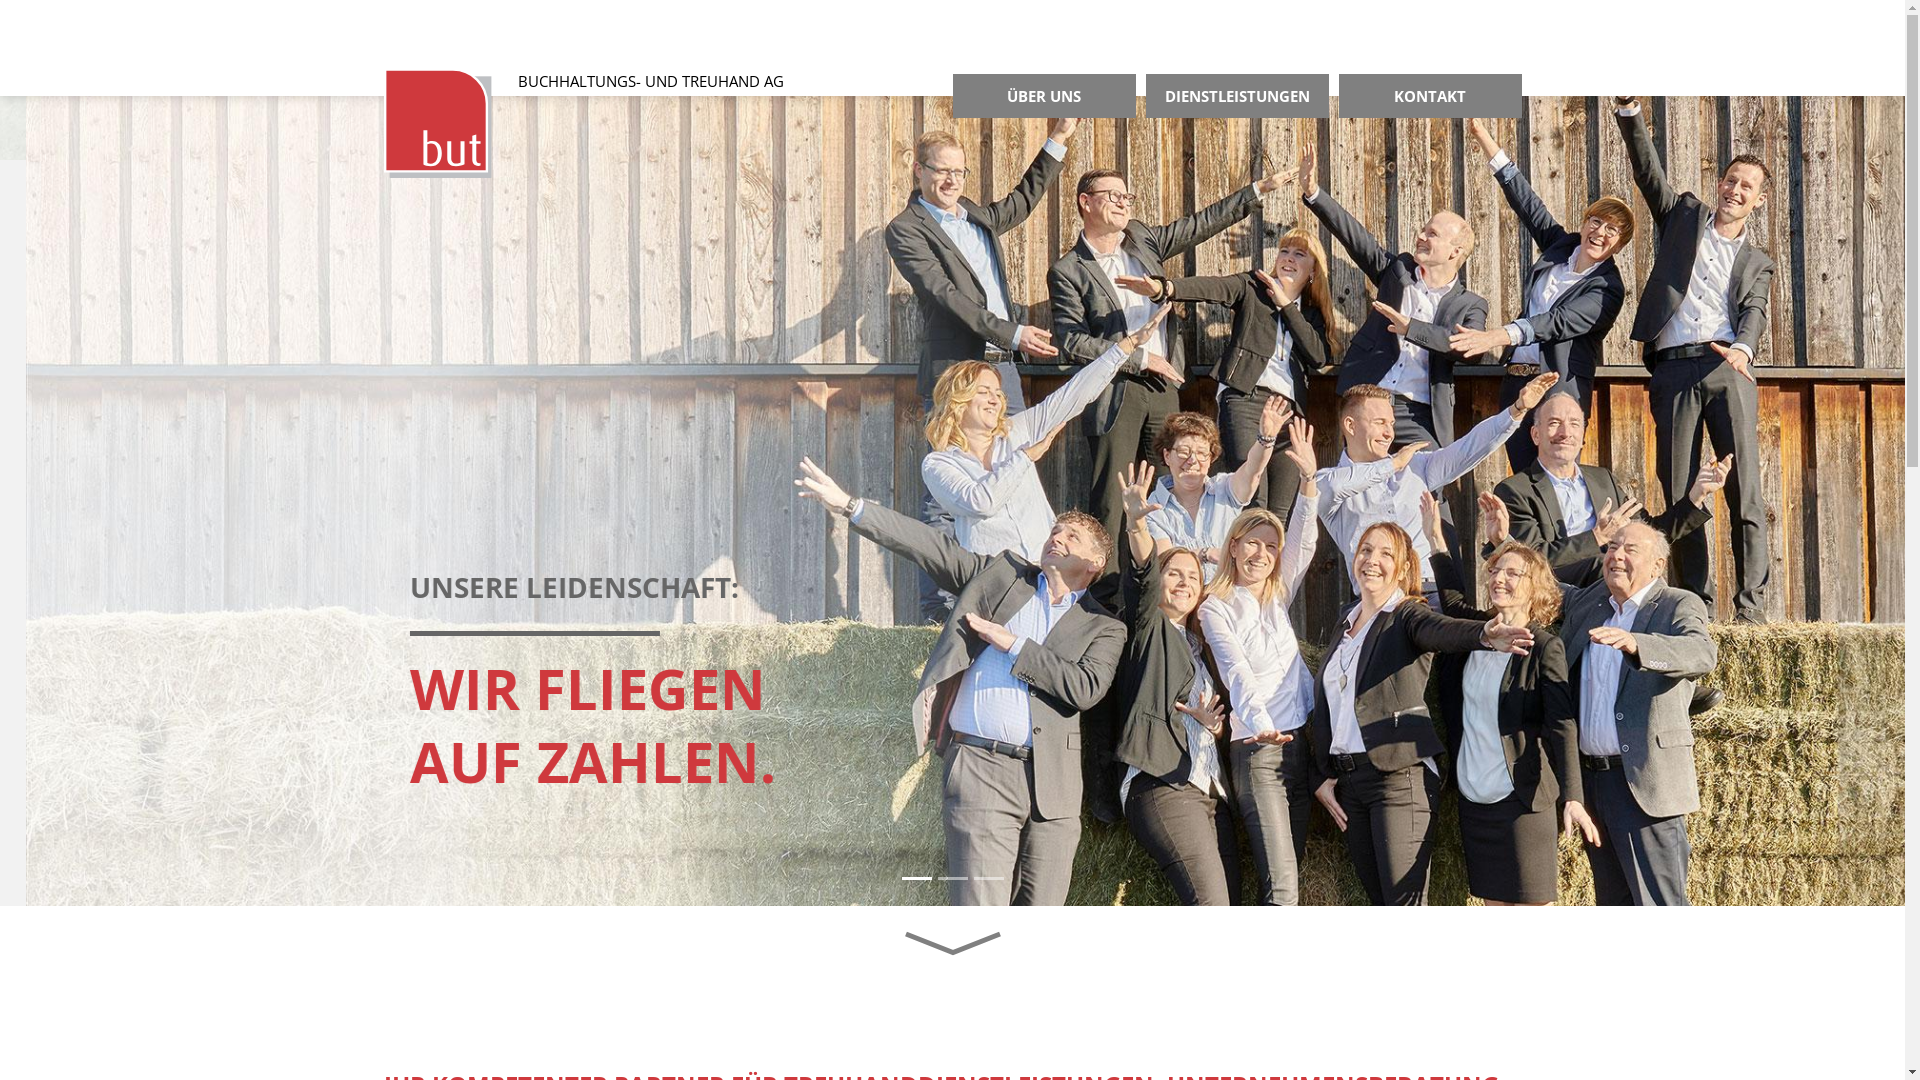 The image size is (1920, 1080). I want to click on 'KONTAKT', so click(1428, 96).